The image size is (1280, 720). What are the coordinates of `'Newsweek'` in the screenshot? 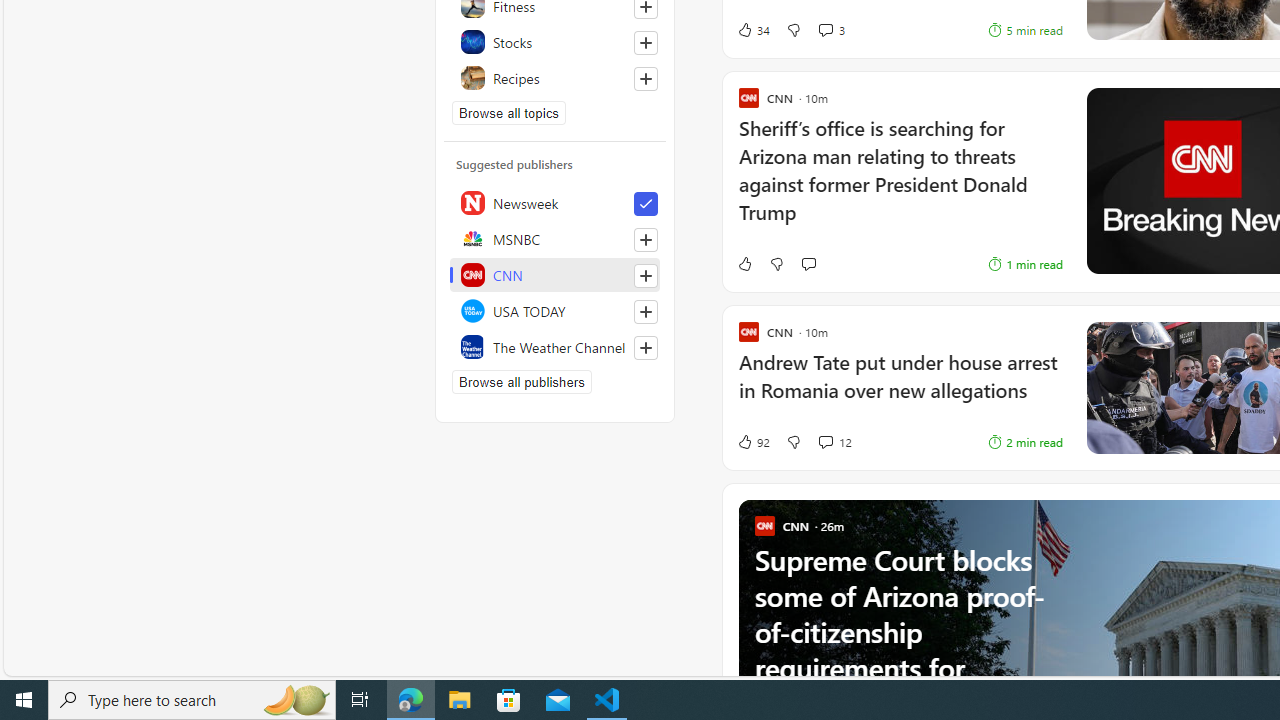 It's located at (555, 203).